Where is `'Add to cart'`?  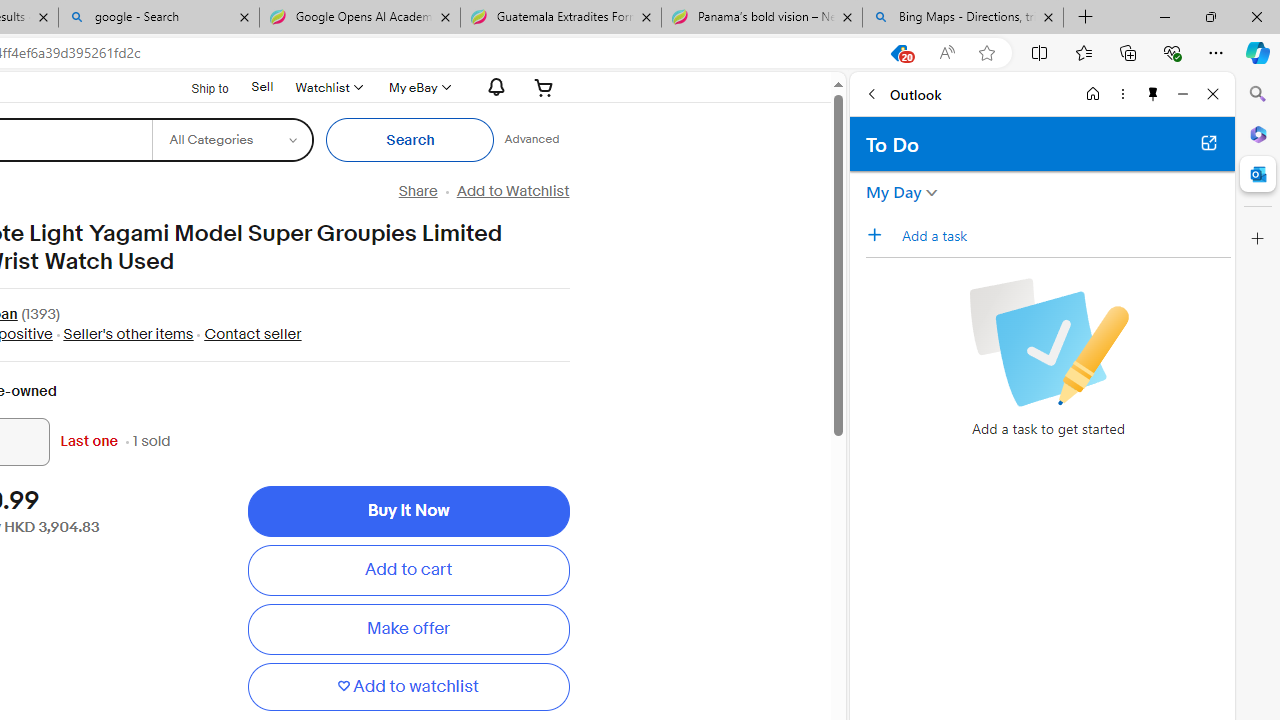
'Add to cart' is located at coordinates (407, 570).